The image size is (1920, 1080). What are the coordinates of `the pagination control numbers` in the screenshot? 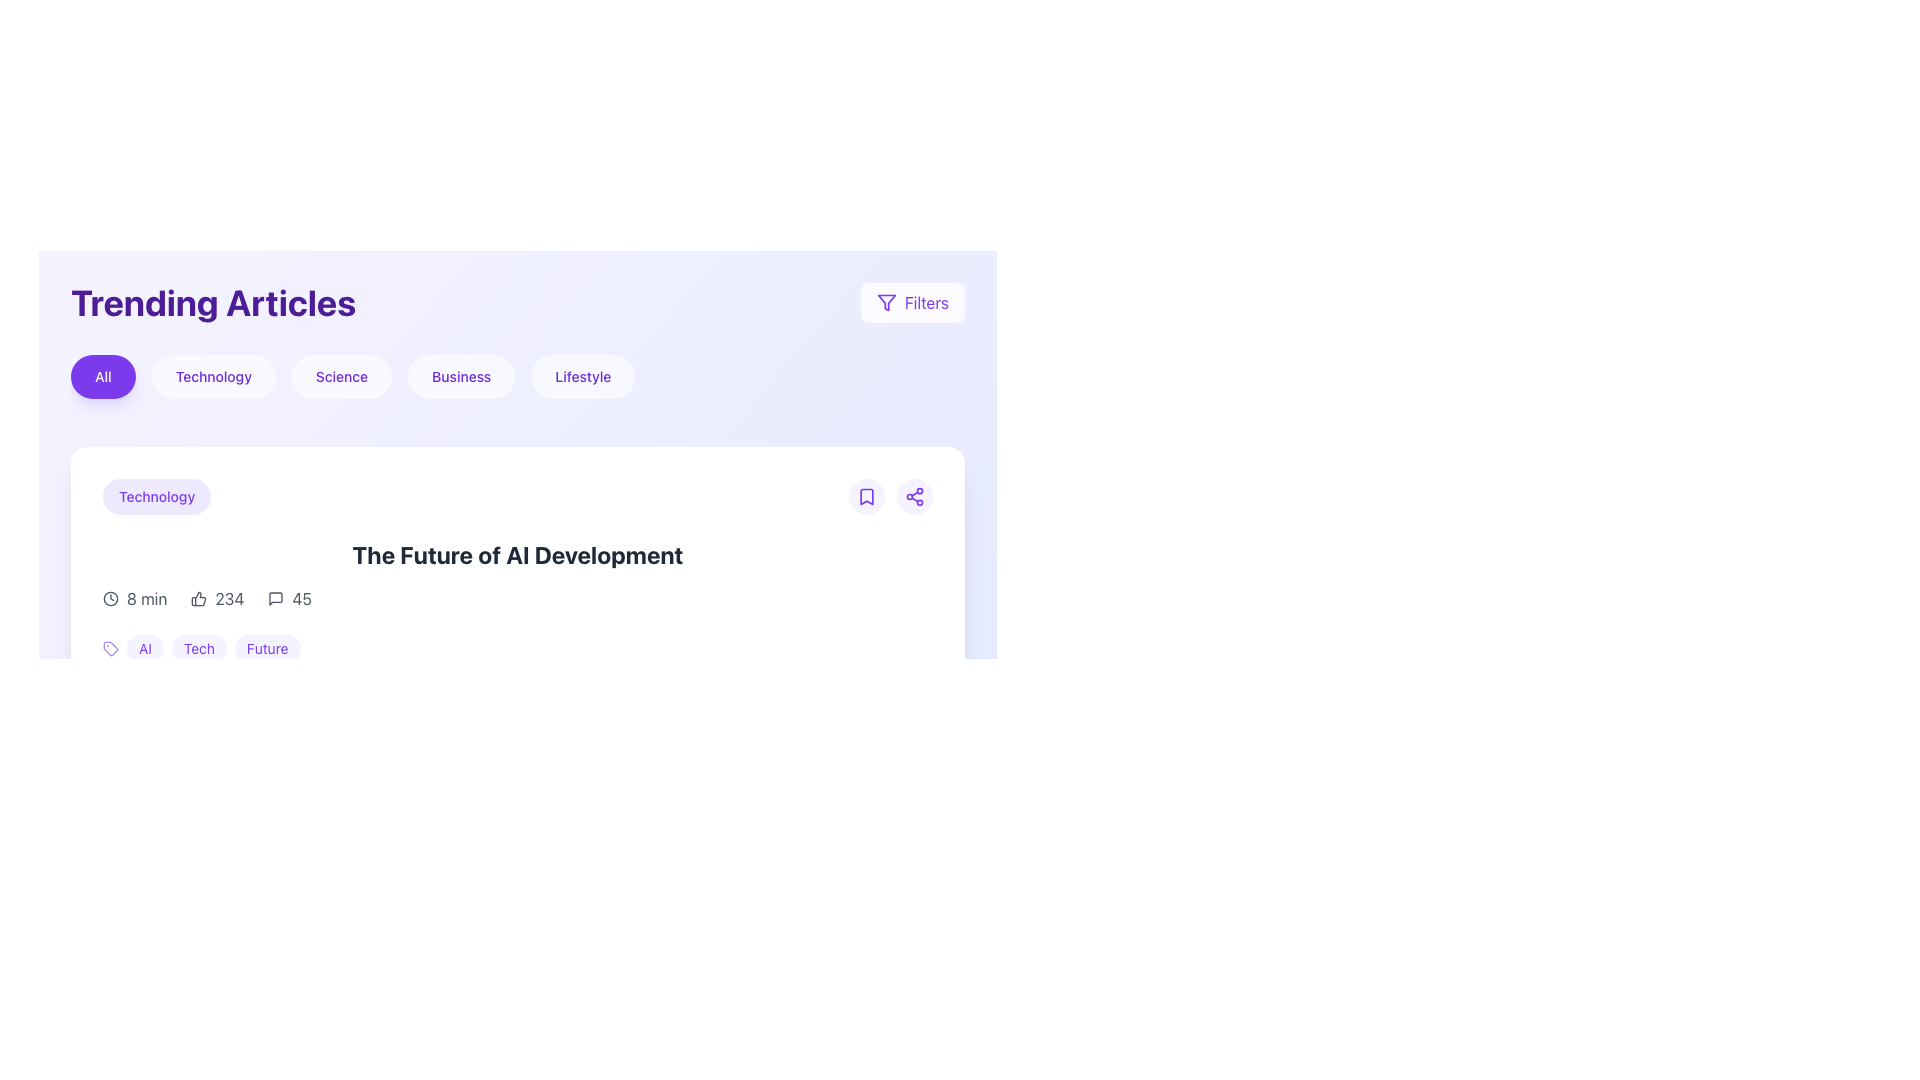 It's located at (518, 1030).